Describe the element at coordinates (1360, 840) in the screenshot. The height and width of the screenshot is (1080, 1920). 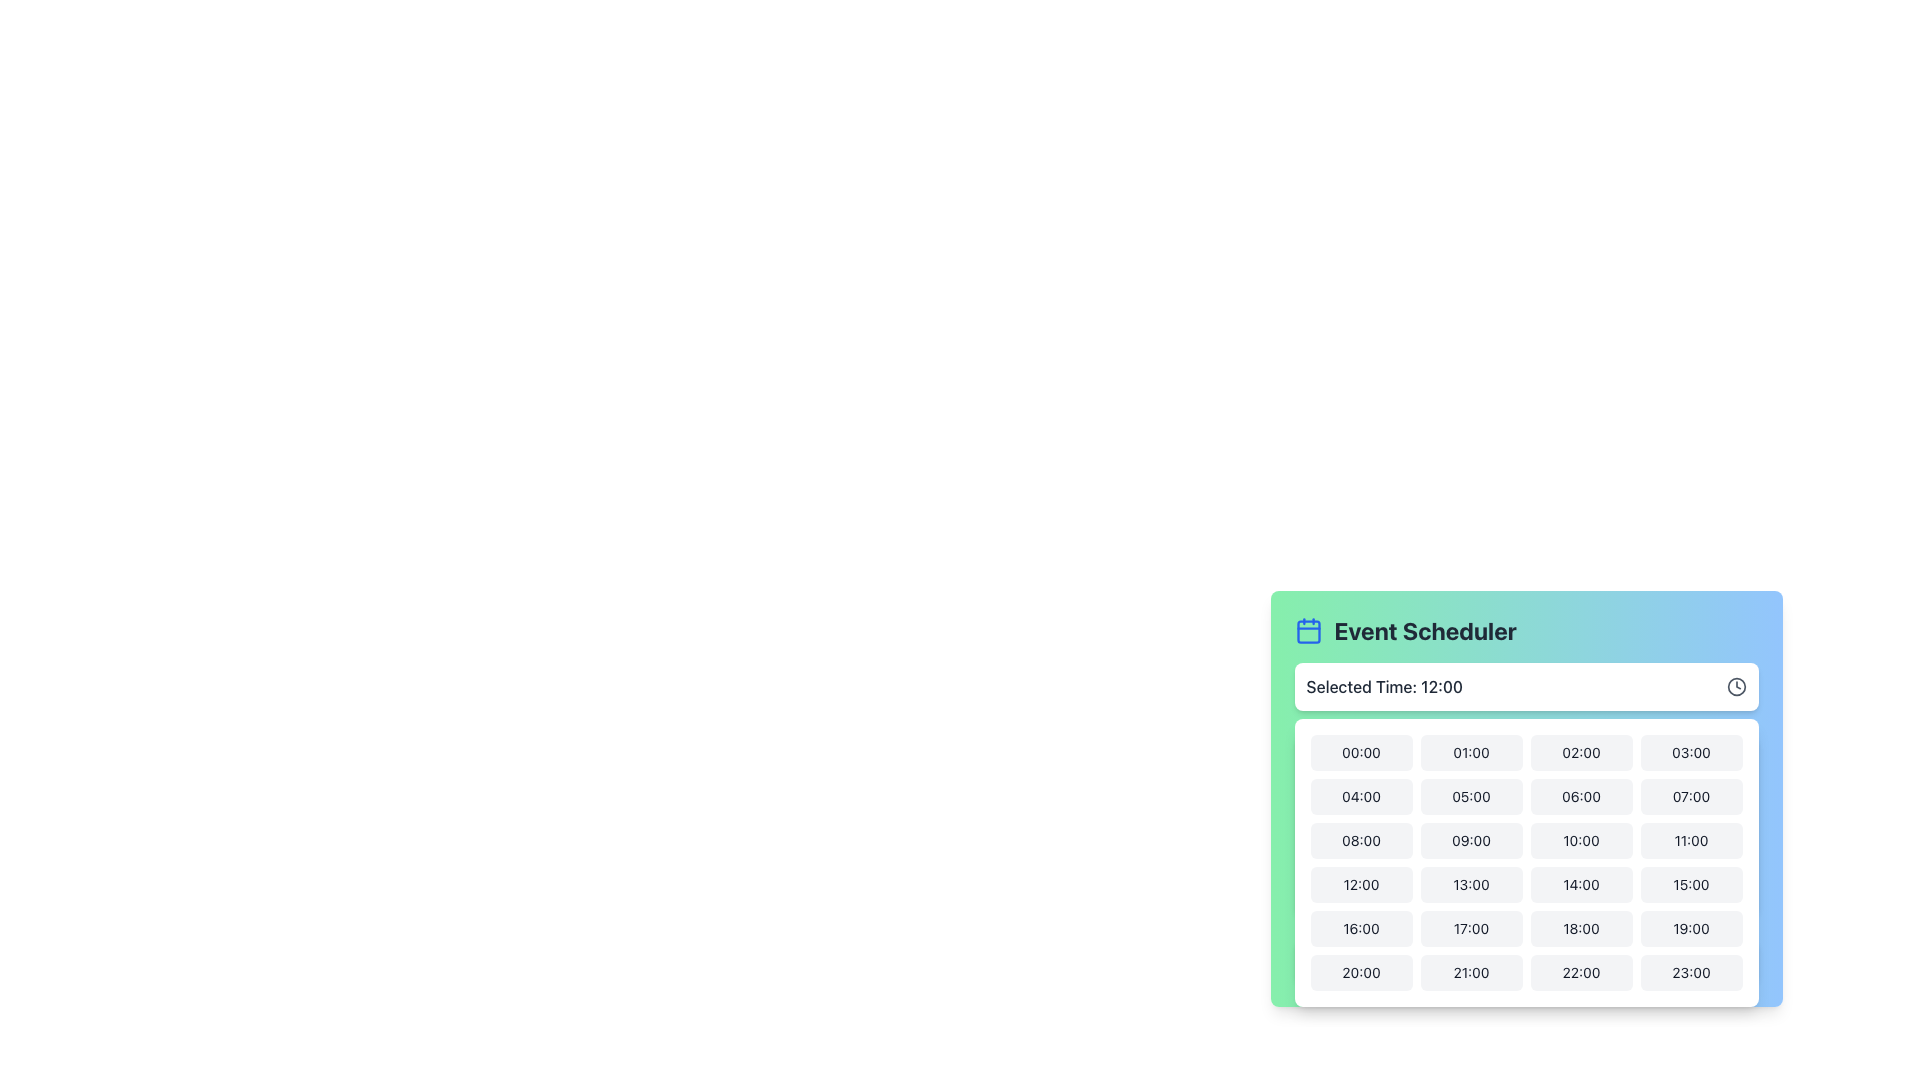
I see `the '08:00' time slot button located in the third row and first column of the time selection grid` at that location.